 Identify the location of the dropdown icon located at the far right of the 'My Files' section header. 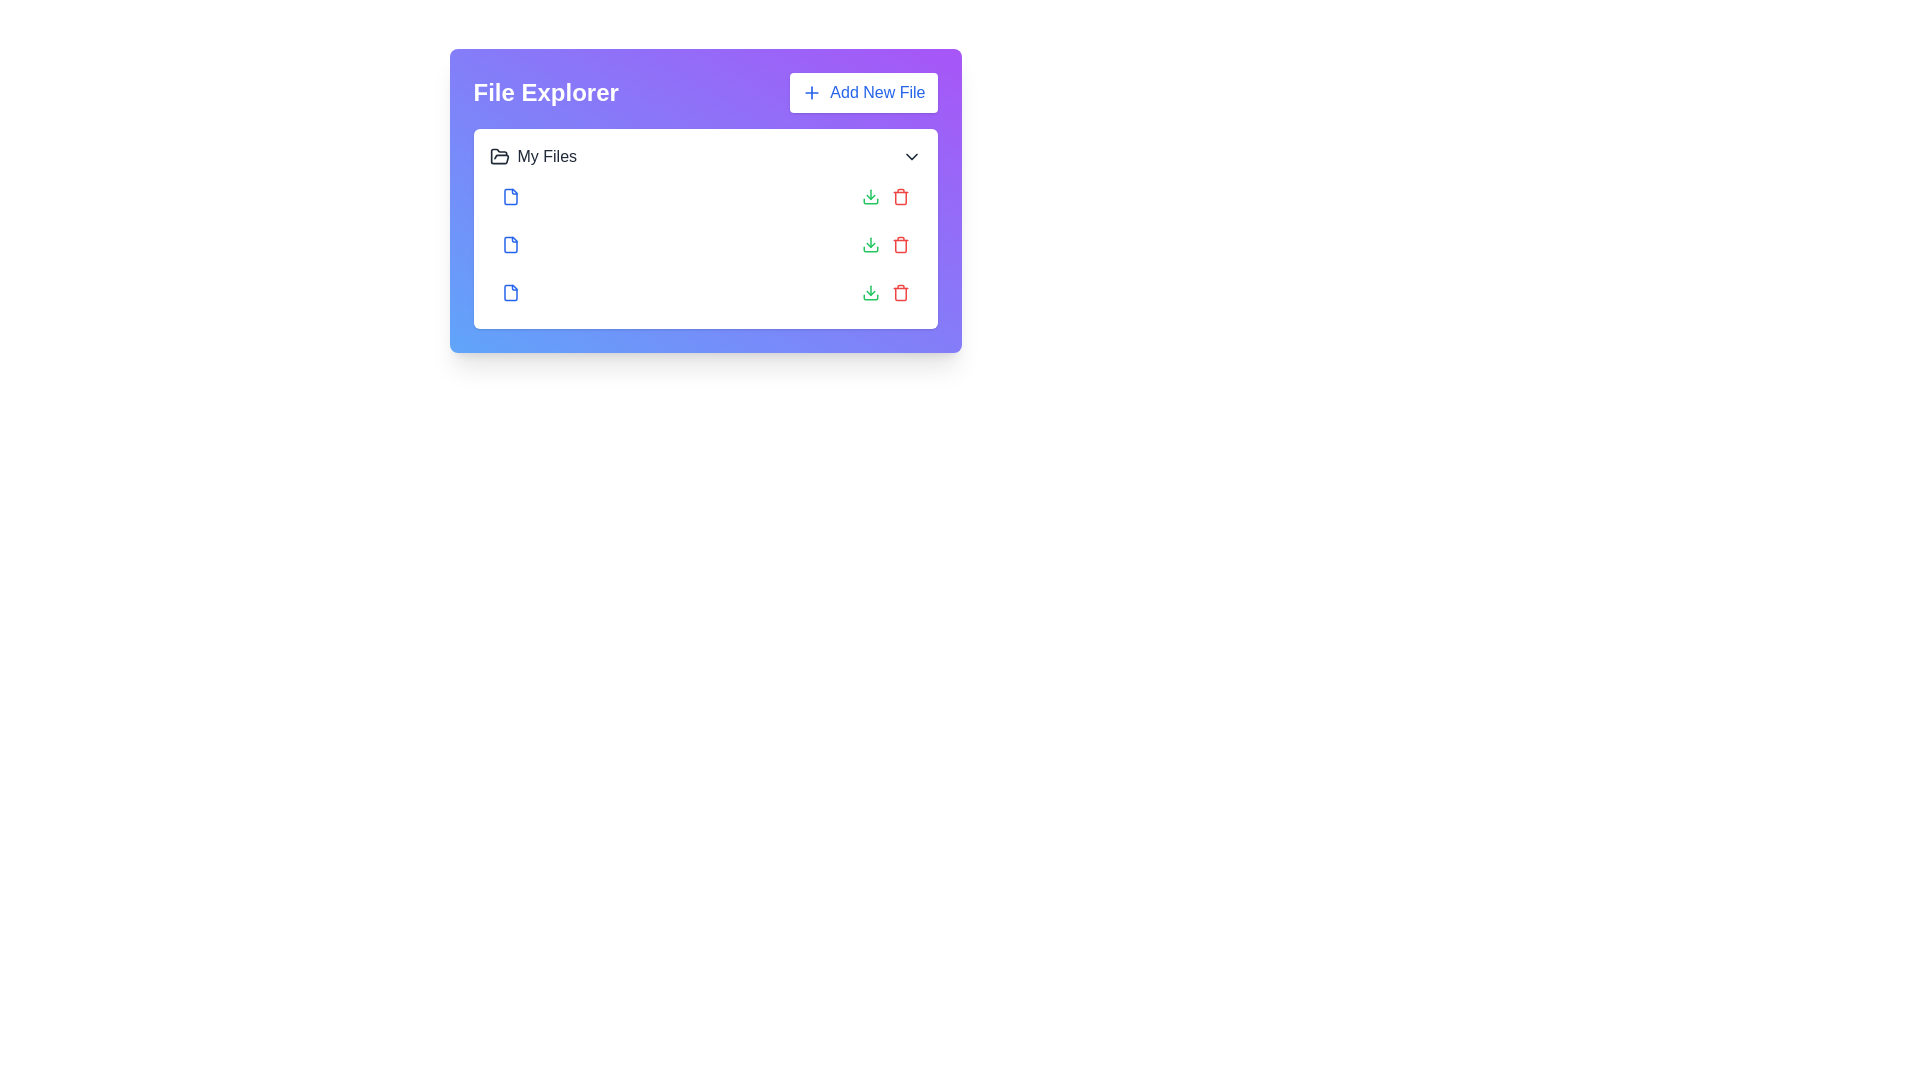
(910, 156).